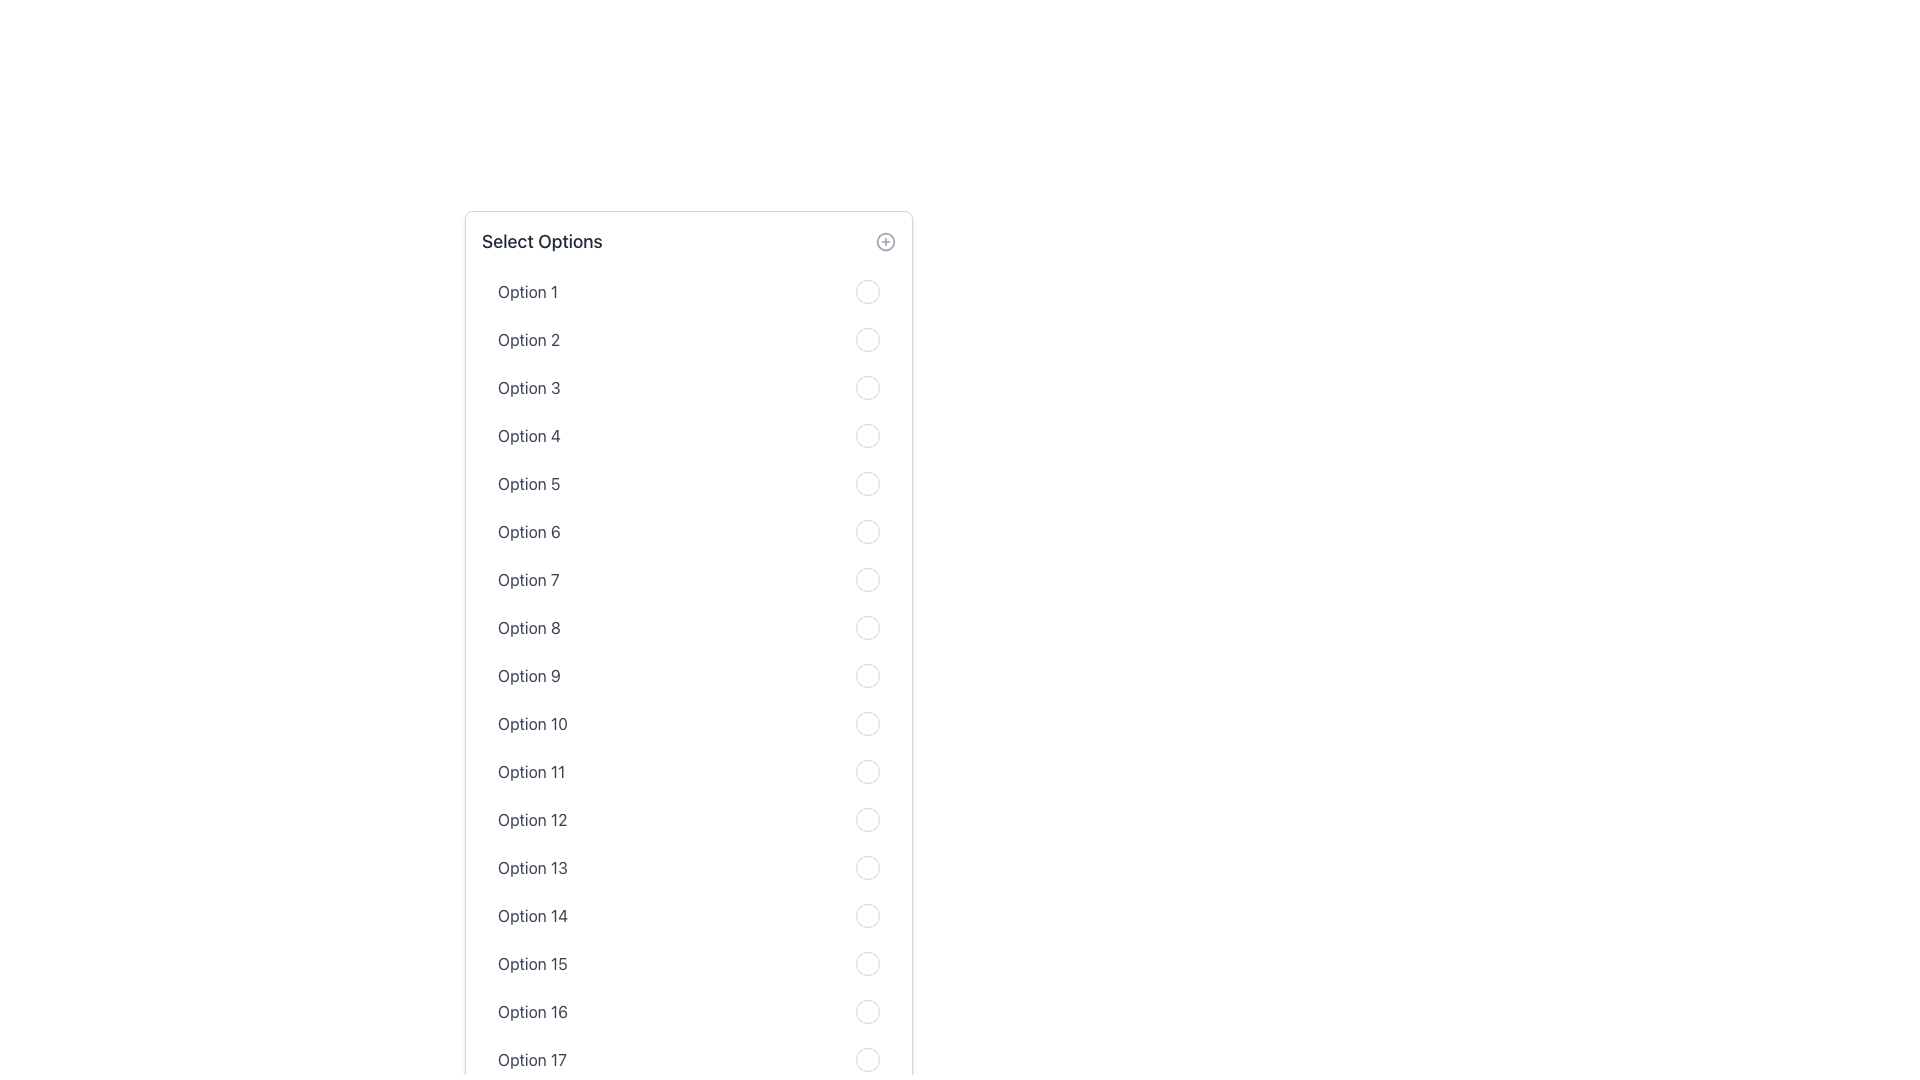  Describe the element at coordinates (529, 531) in the screenshot. I see `the text label that is the sixth option in the 'Select Options' list, which is aligned with a circular interactive element to its right` at that location.